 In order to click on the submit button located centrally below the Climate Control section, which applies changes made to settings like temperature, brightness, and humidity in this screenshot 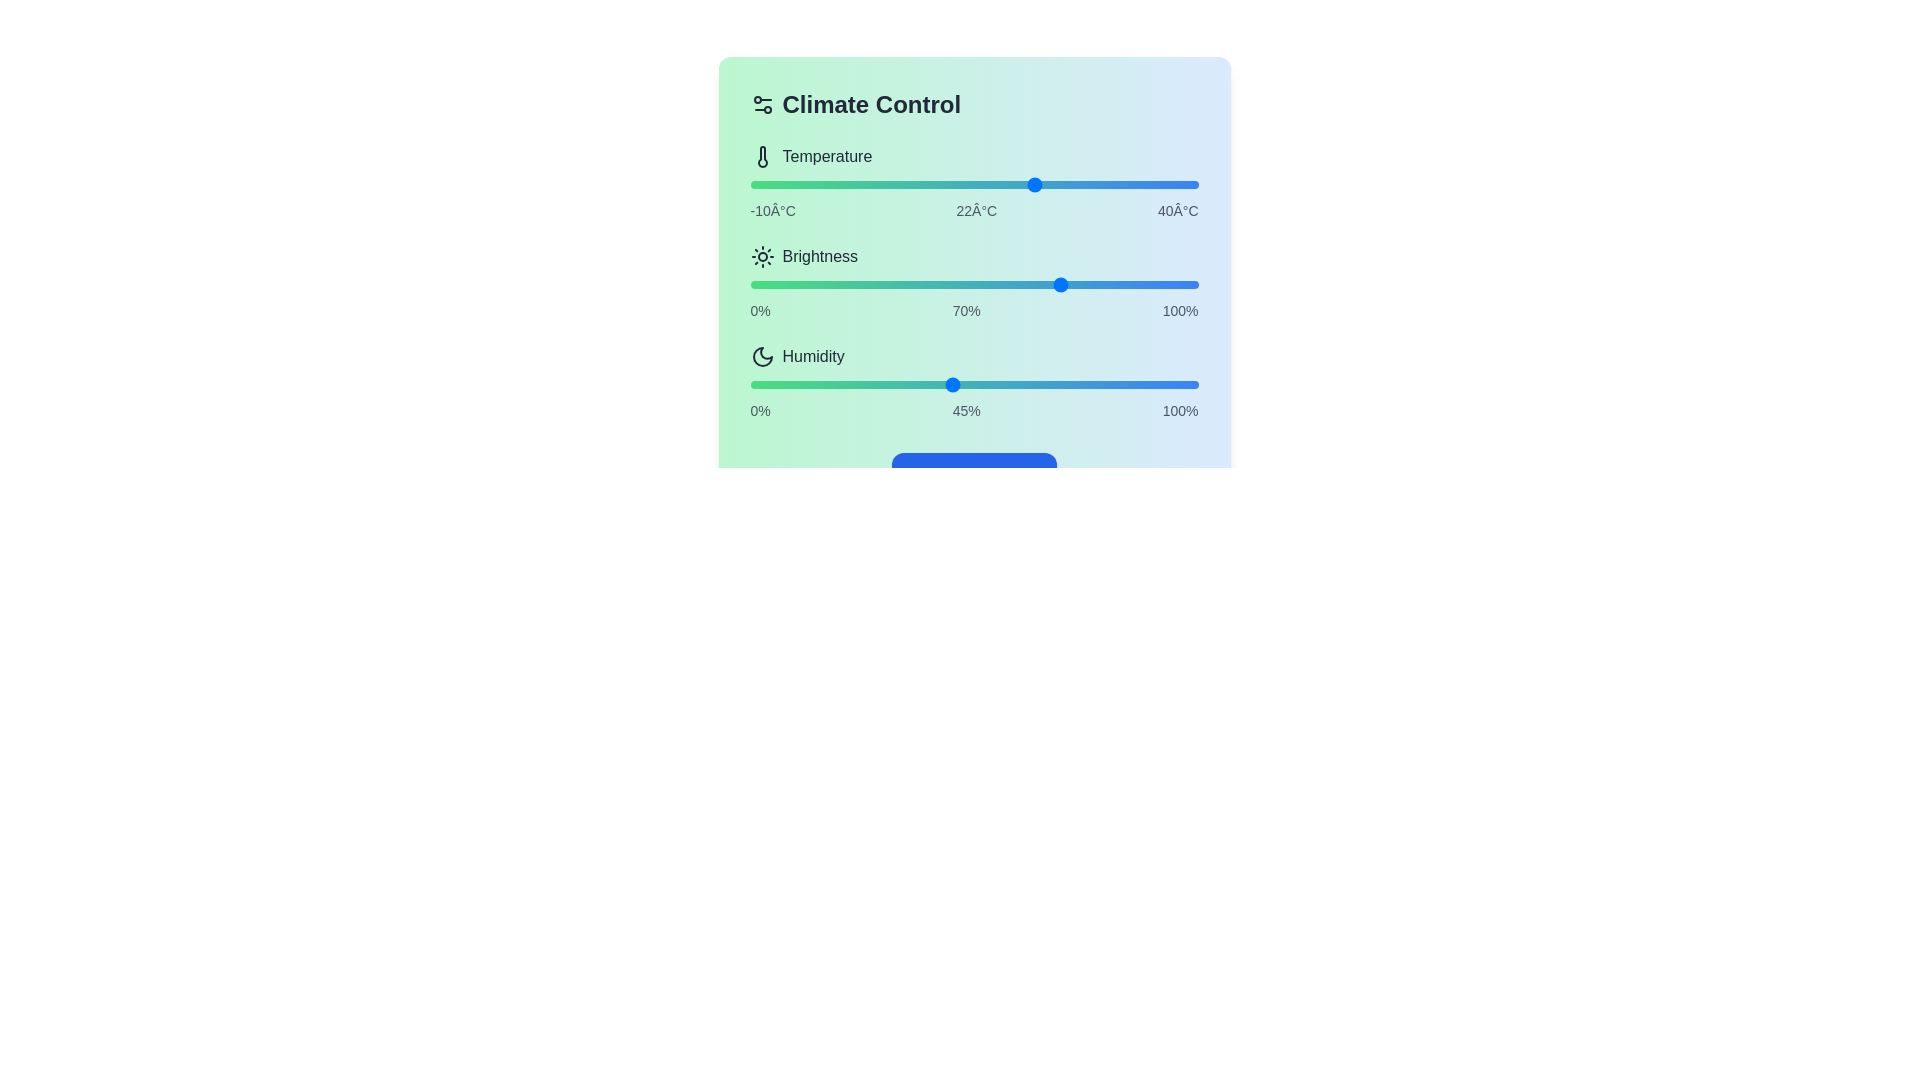, I will do `click(974, 477)`.